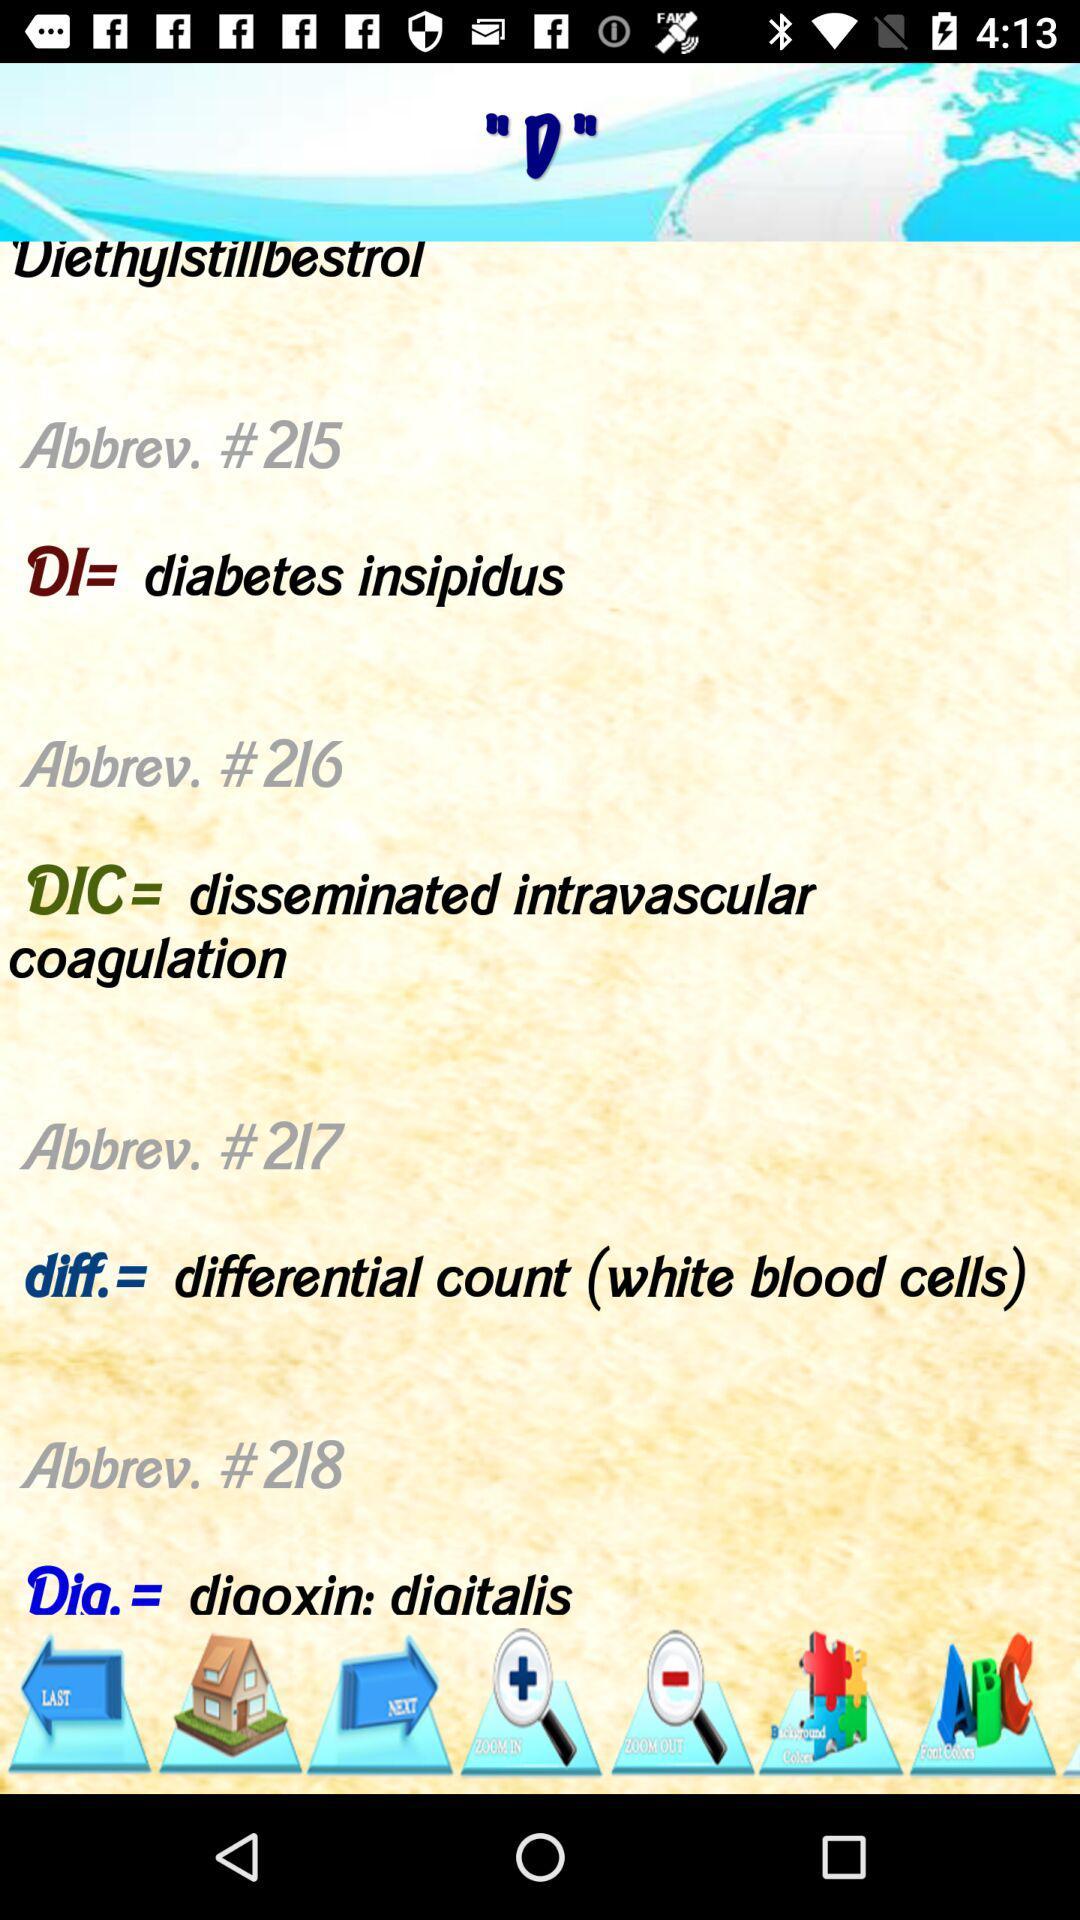  I want to click on icon below abbrev 	209	 	d item, so click(680, 1702).